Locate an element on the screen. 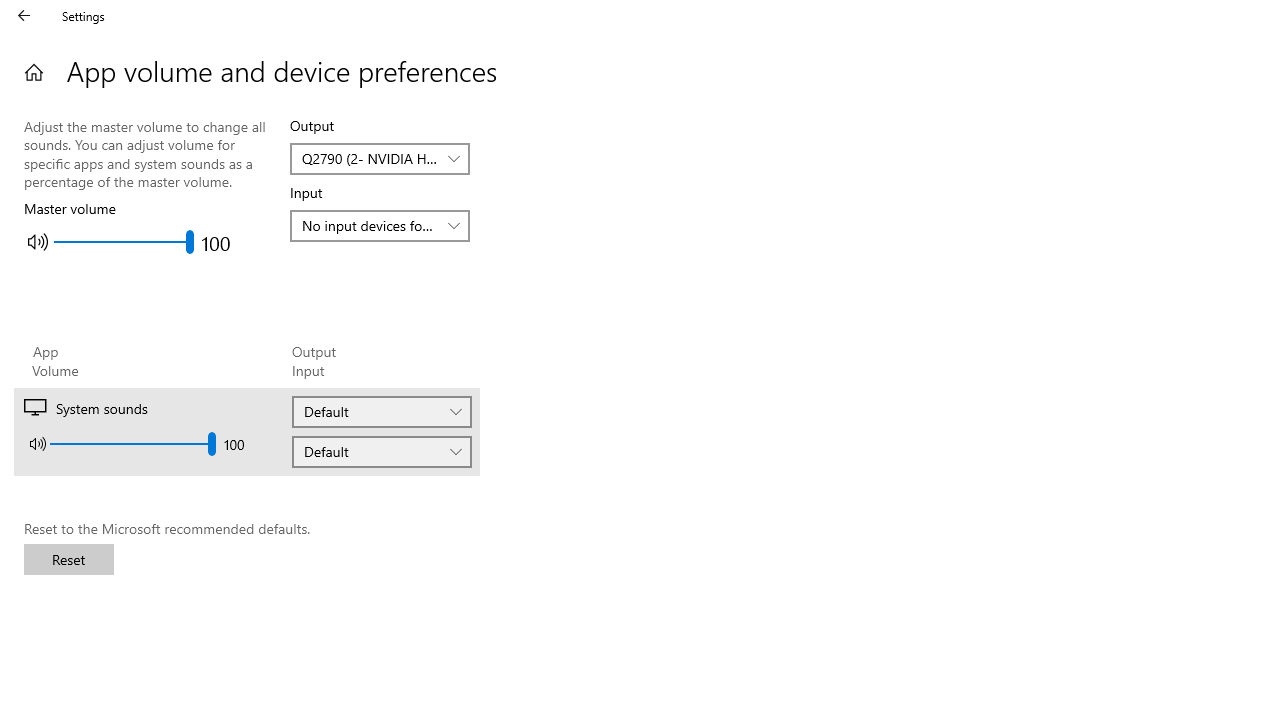 Image resolution: width=1280 pixels, height=720 pixels. 'Mute app' is located at coordinates (37, 442).